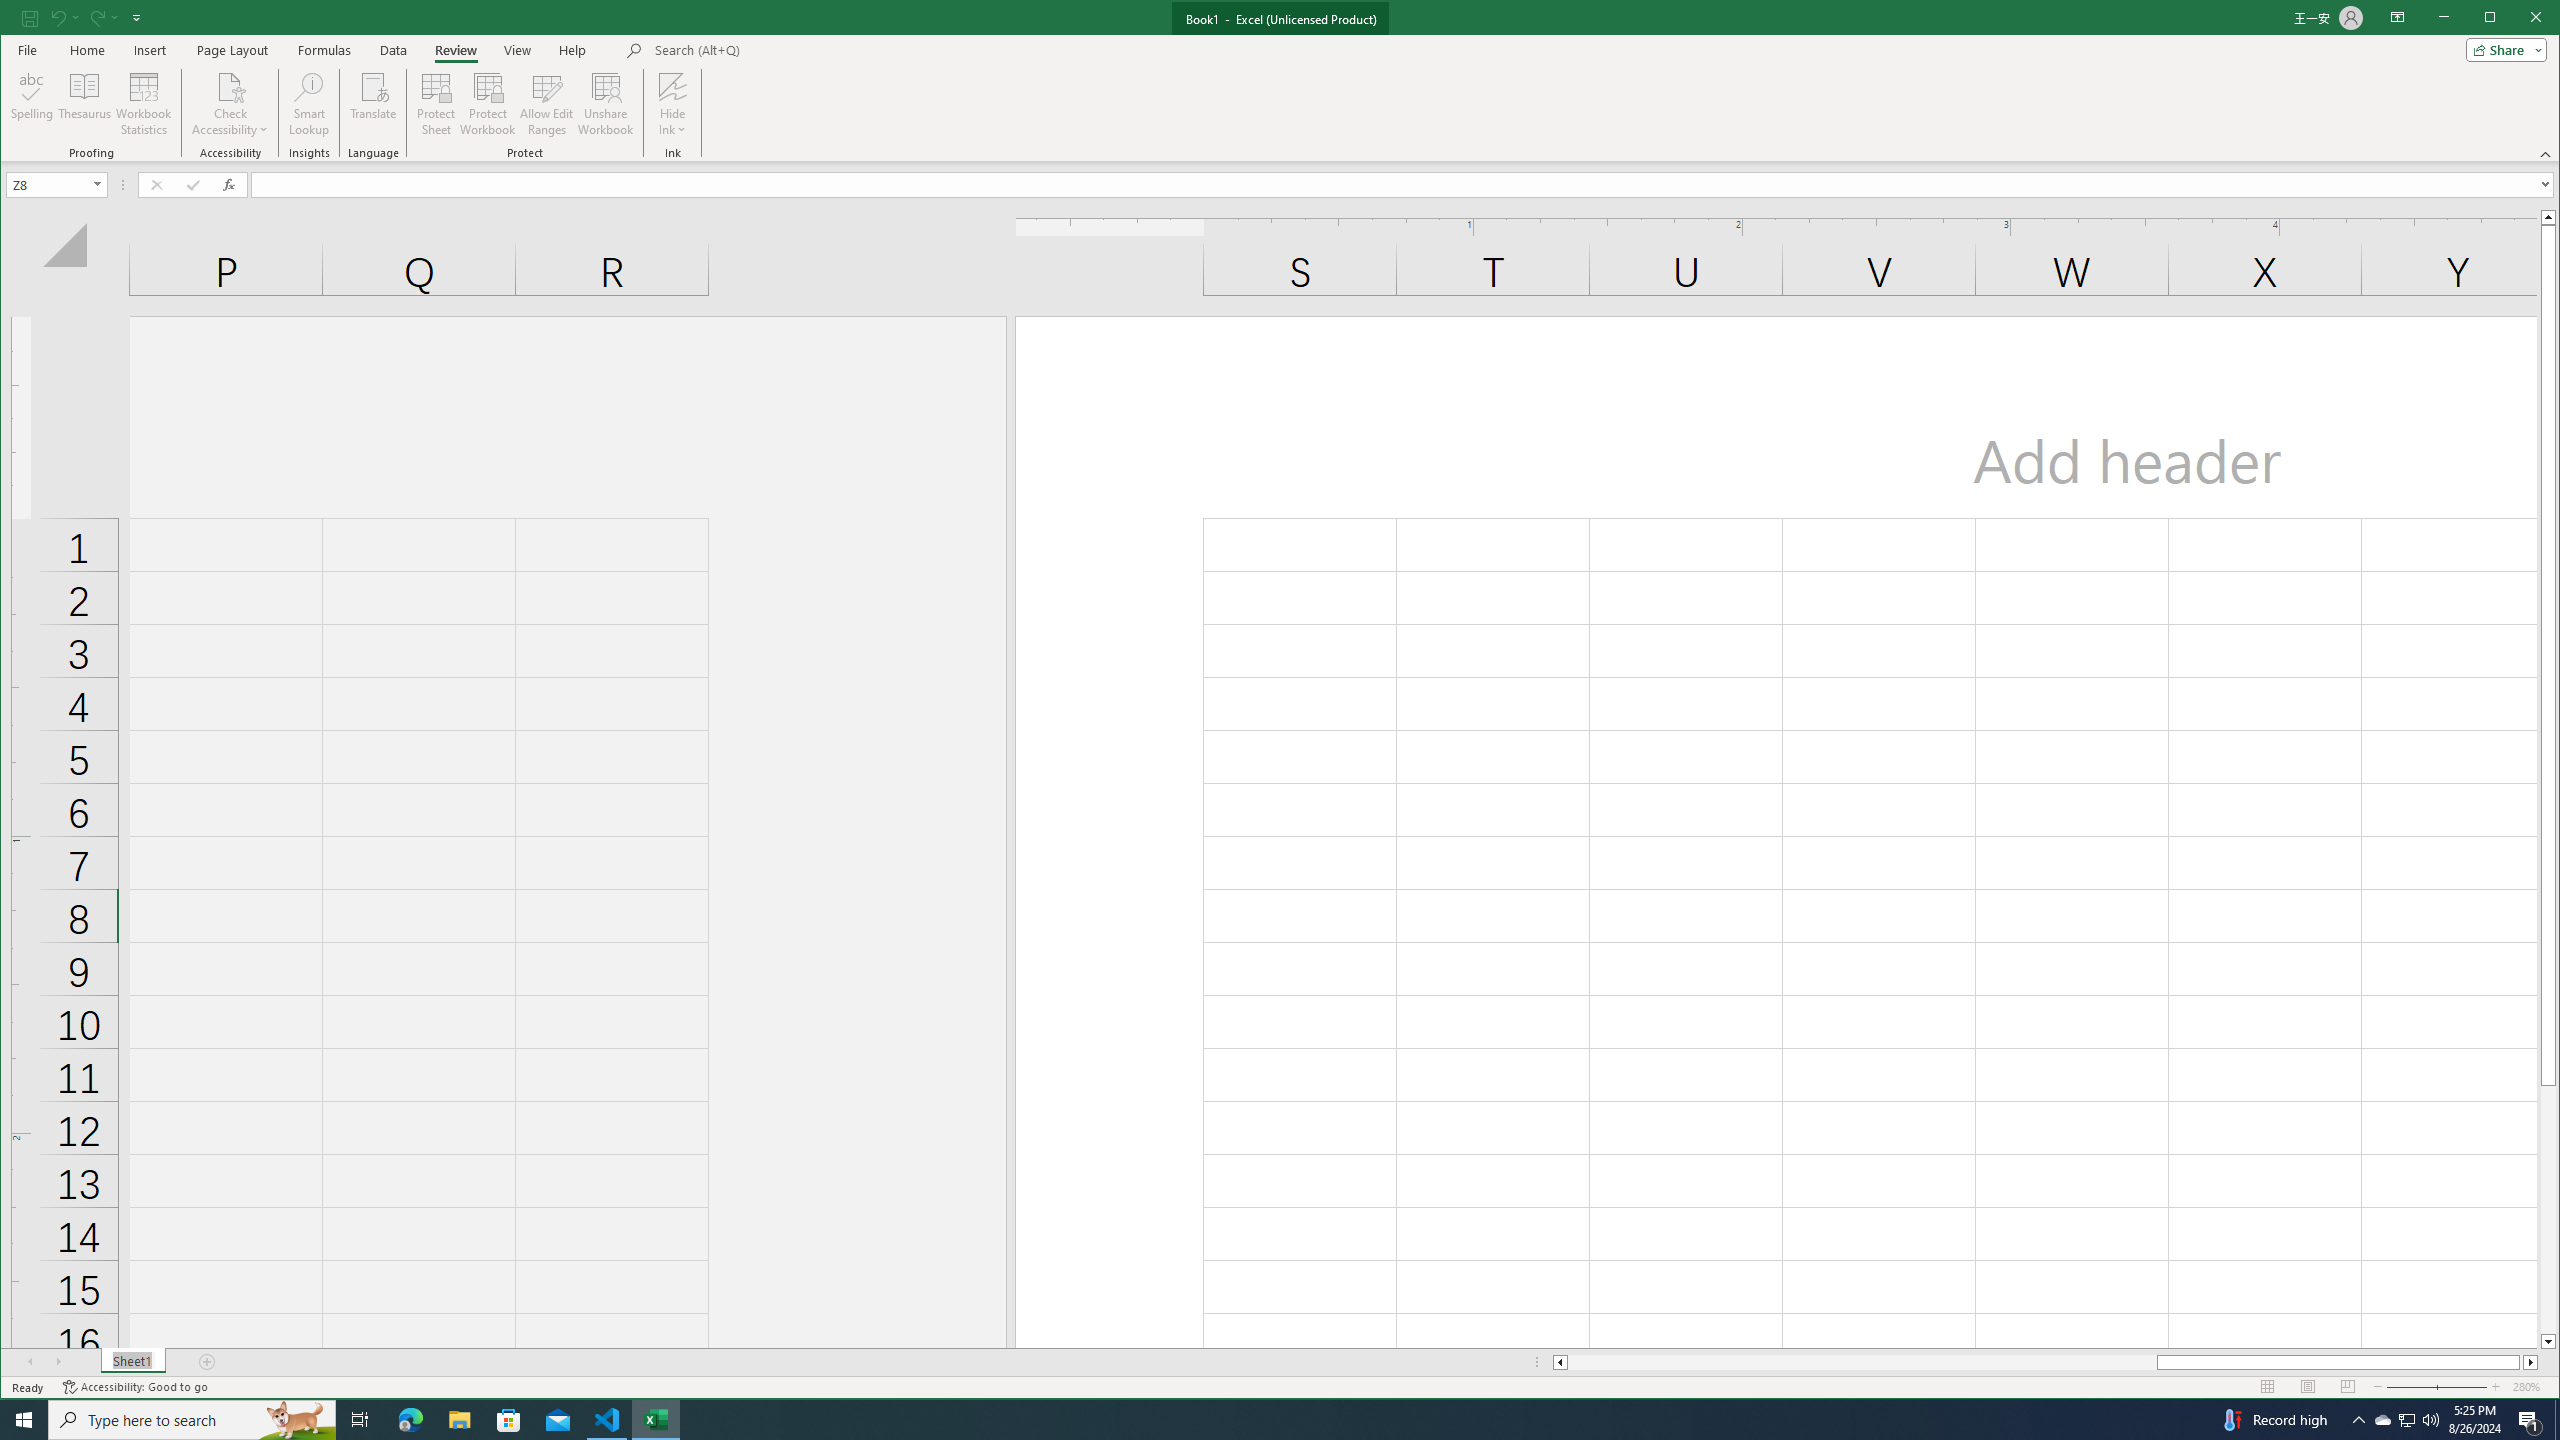 The height and width of the screenshot is (1440, 2560). Describe the element at coordinates (294, 1418) in the screenshot. I see `'Search highlights icon opens search home window'` at that location.